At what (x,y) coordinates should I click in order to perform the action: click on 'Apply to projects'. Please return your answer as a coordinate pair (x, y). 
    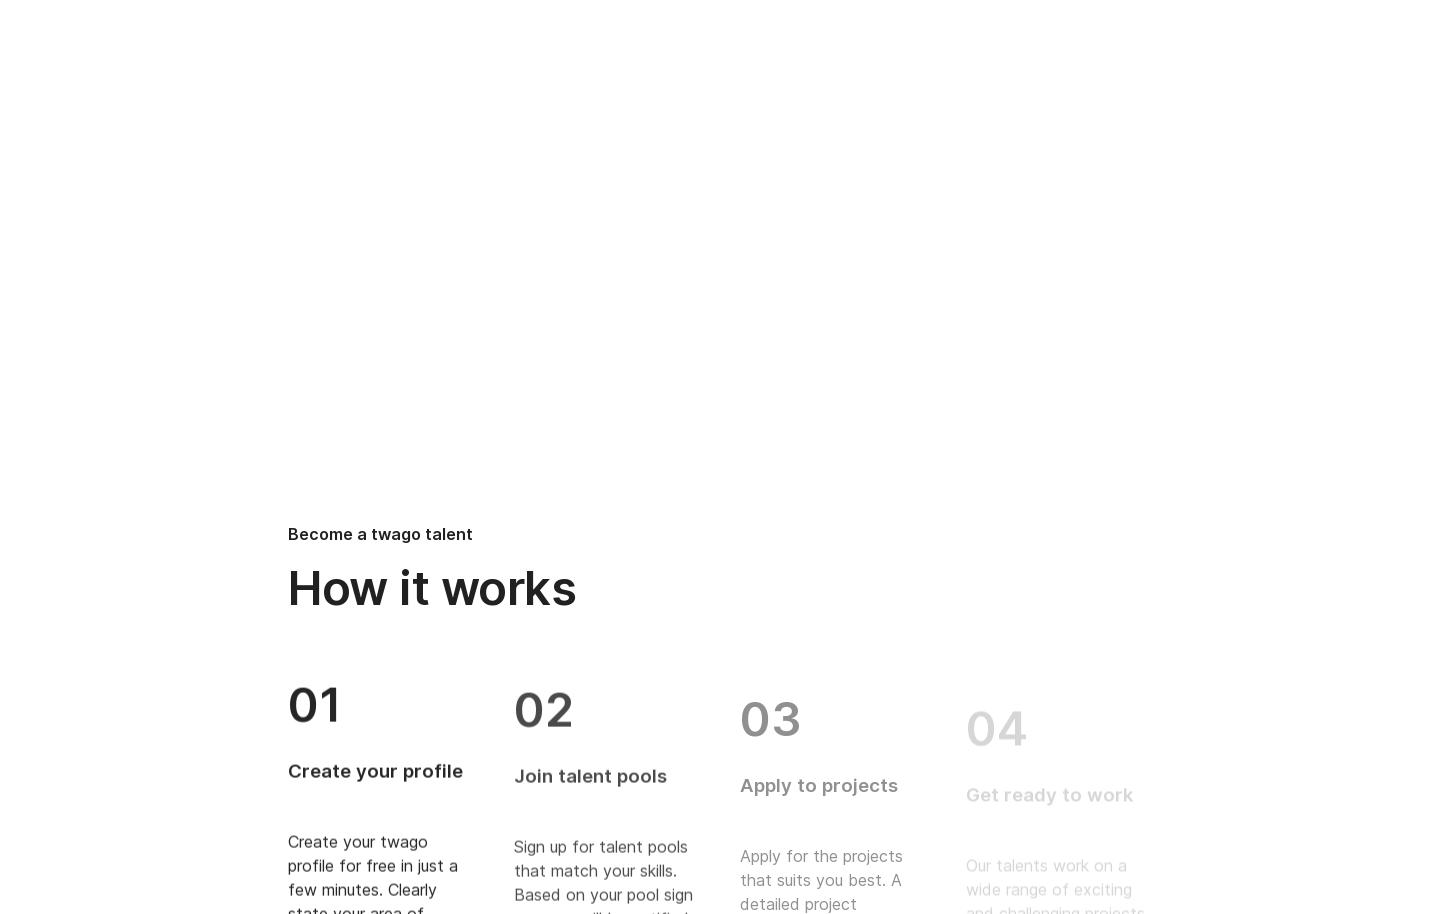
    Looking at the image, I should click on (818, 770).